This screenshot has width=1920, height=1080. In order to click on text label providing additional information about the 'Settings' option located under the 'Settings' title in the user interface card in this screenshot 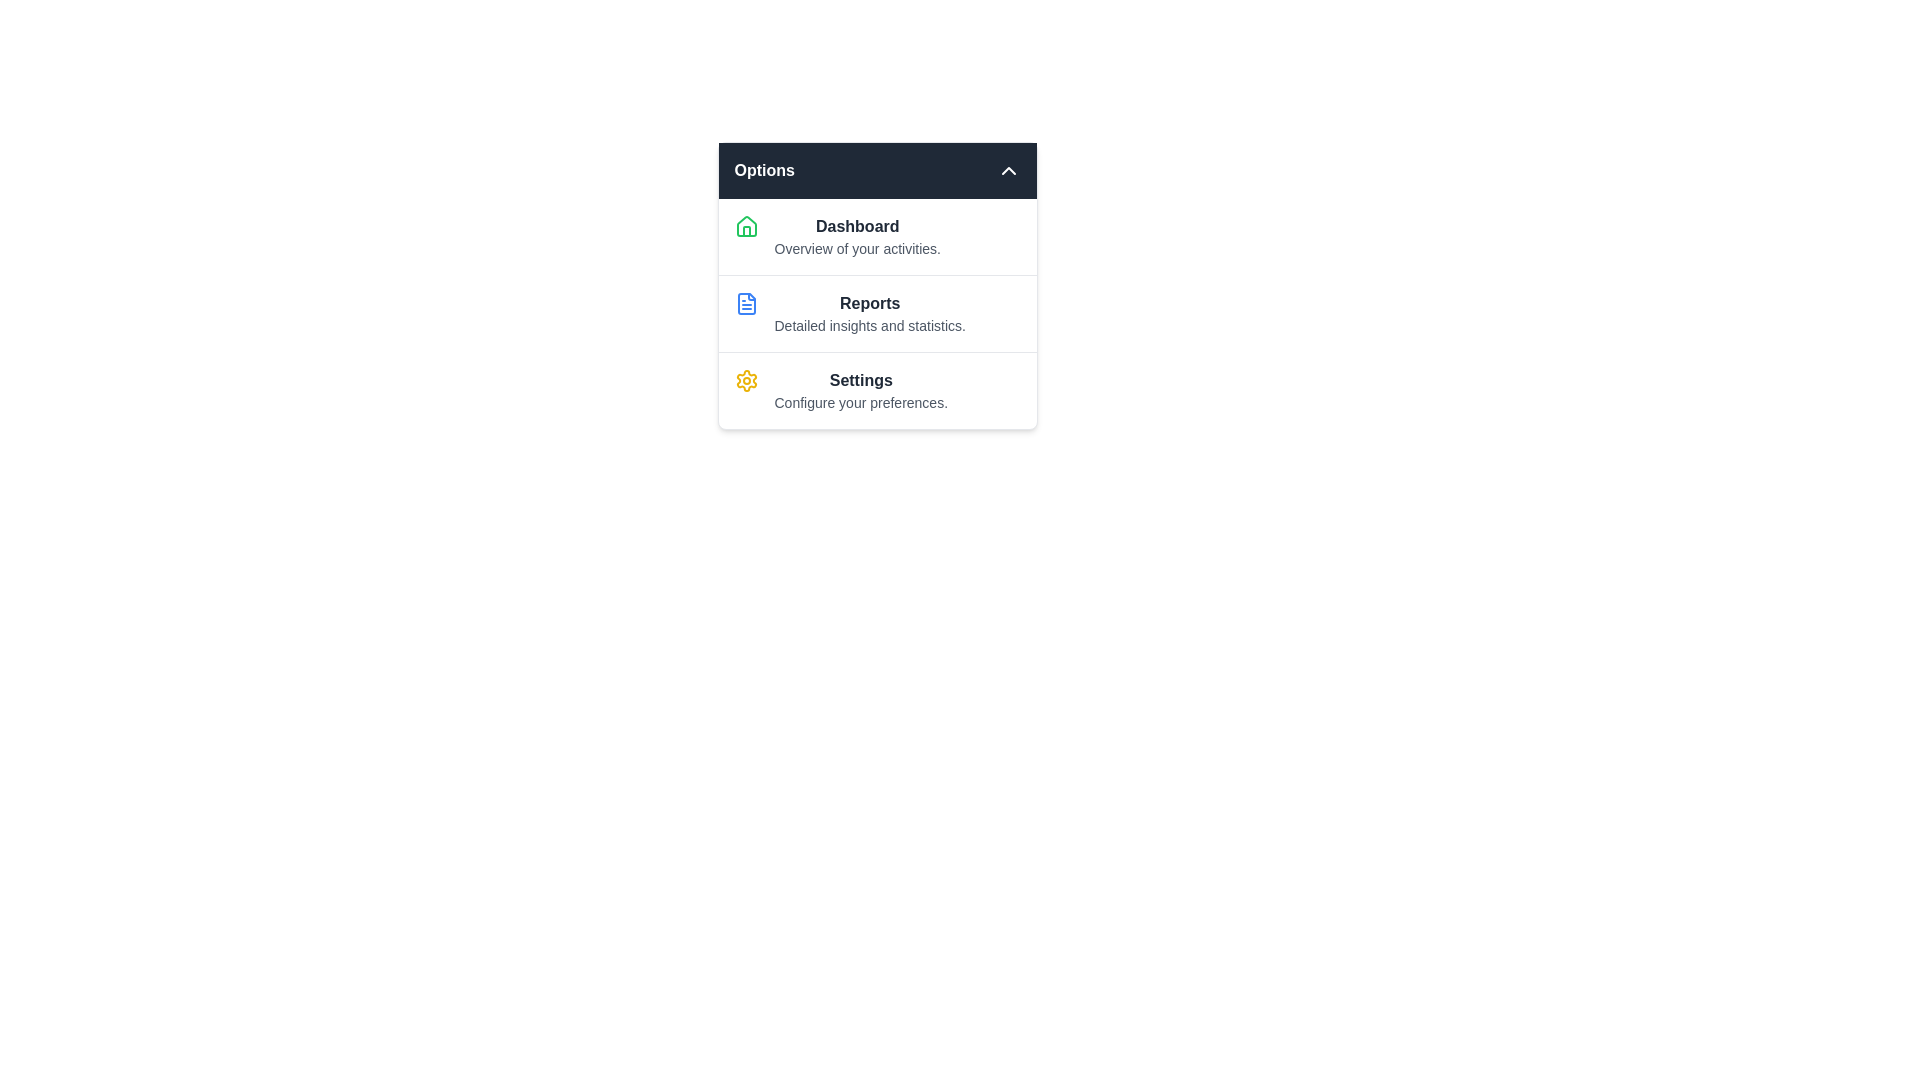, I will do `click(861, 402)`.